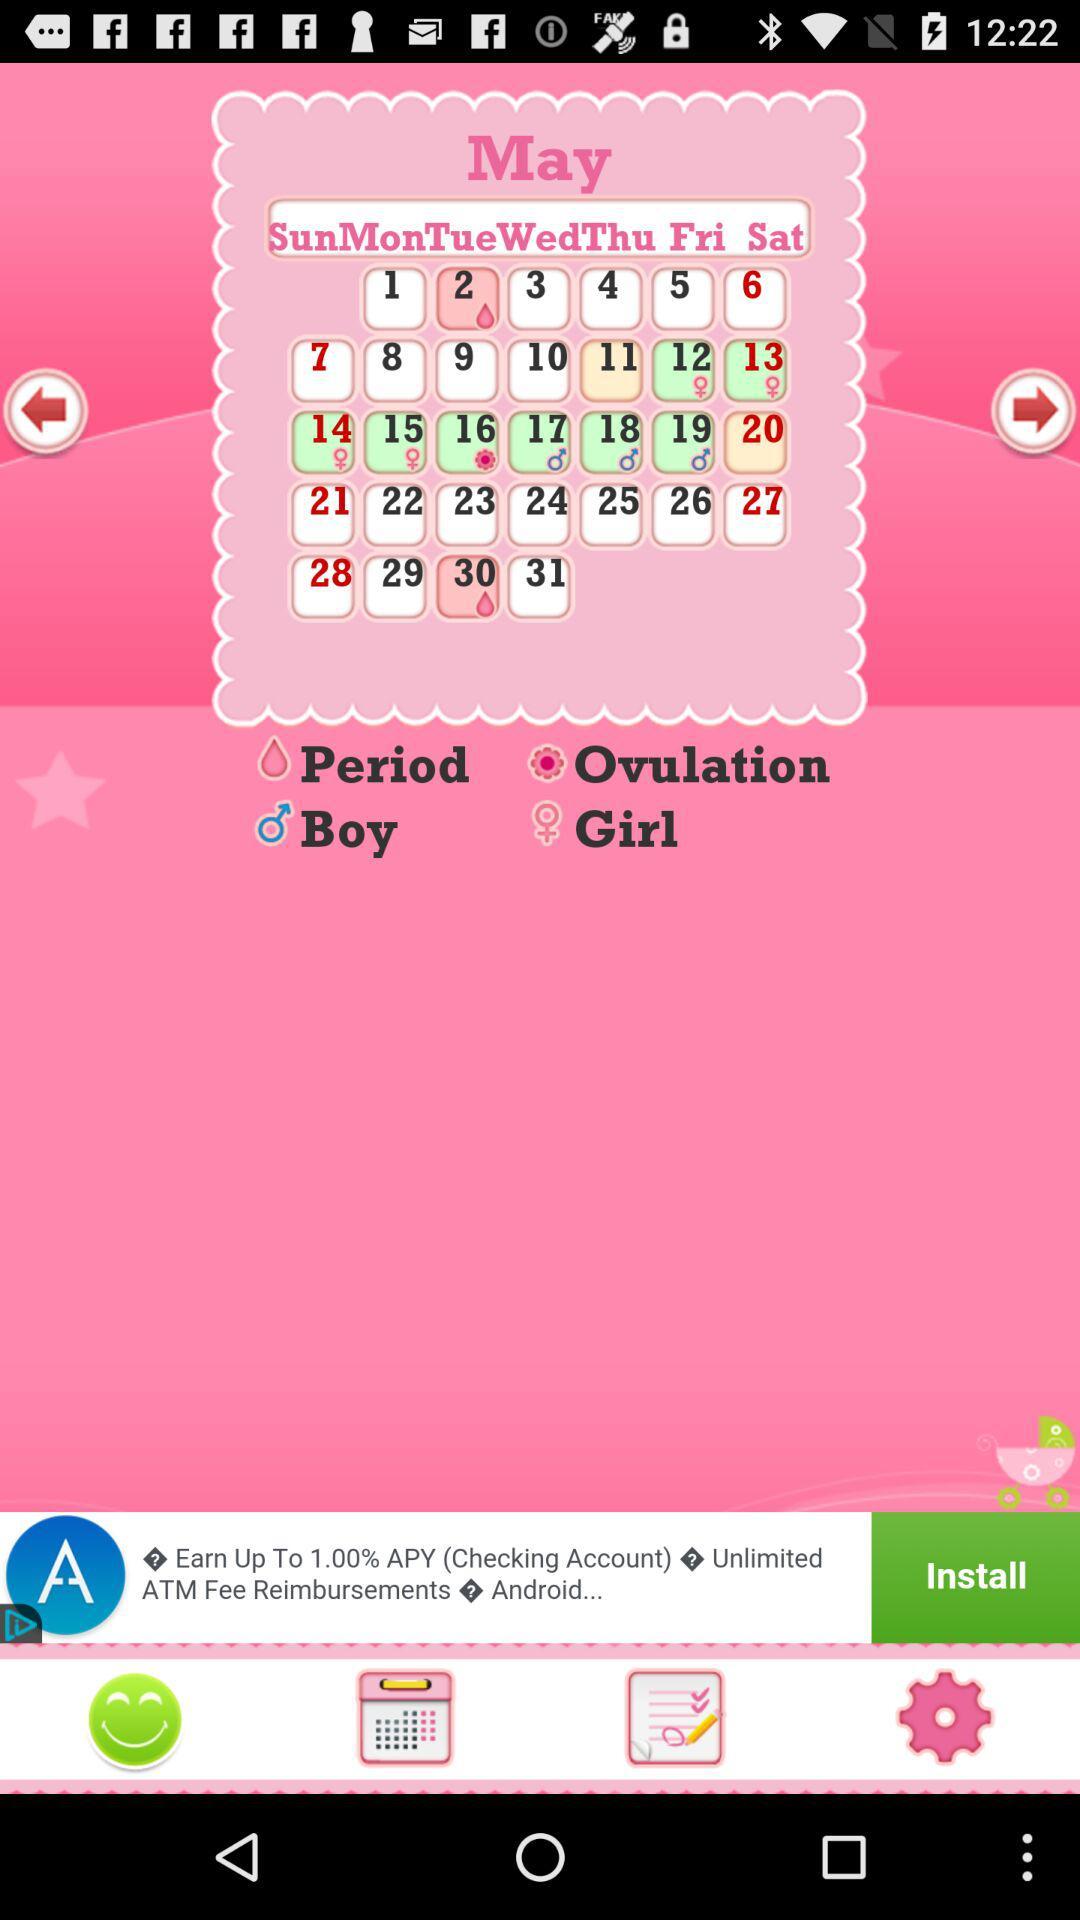  What do you see at coordinates (45, 410) in the screenshot?
I see `go back` at bounding box center [45, 410].